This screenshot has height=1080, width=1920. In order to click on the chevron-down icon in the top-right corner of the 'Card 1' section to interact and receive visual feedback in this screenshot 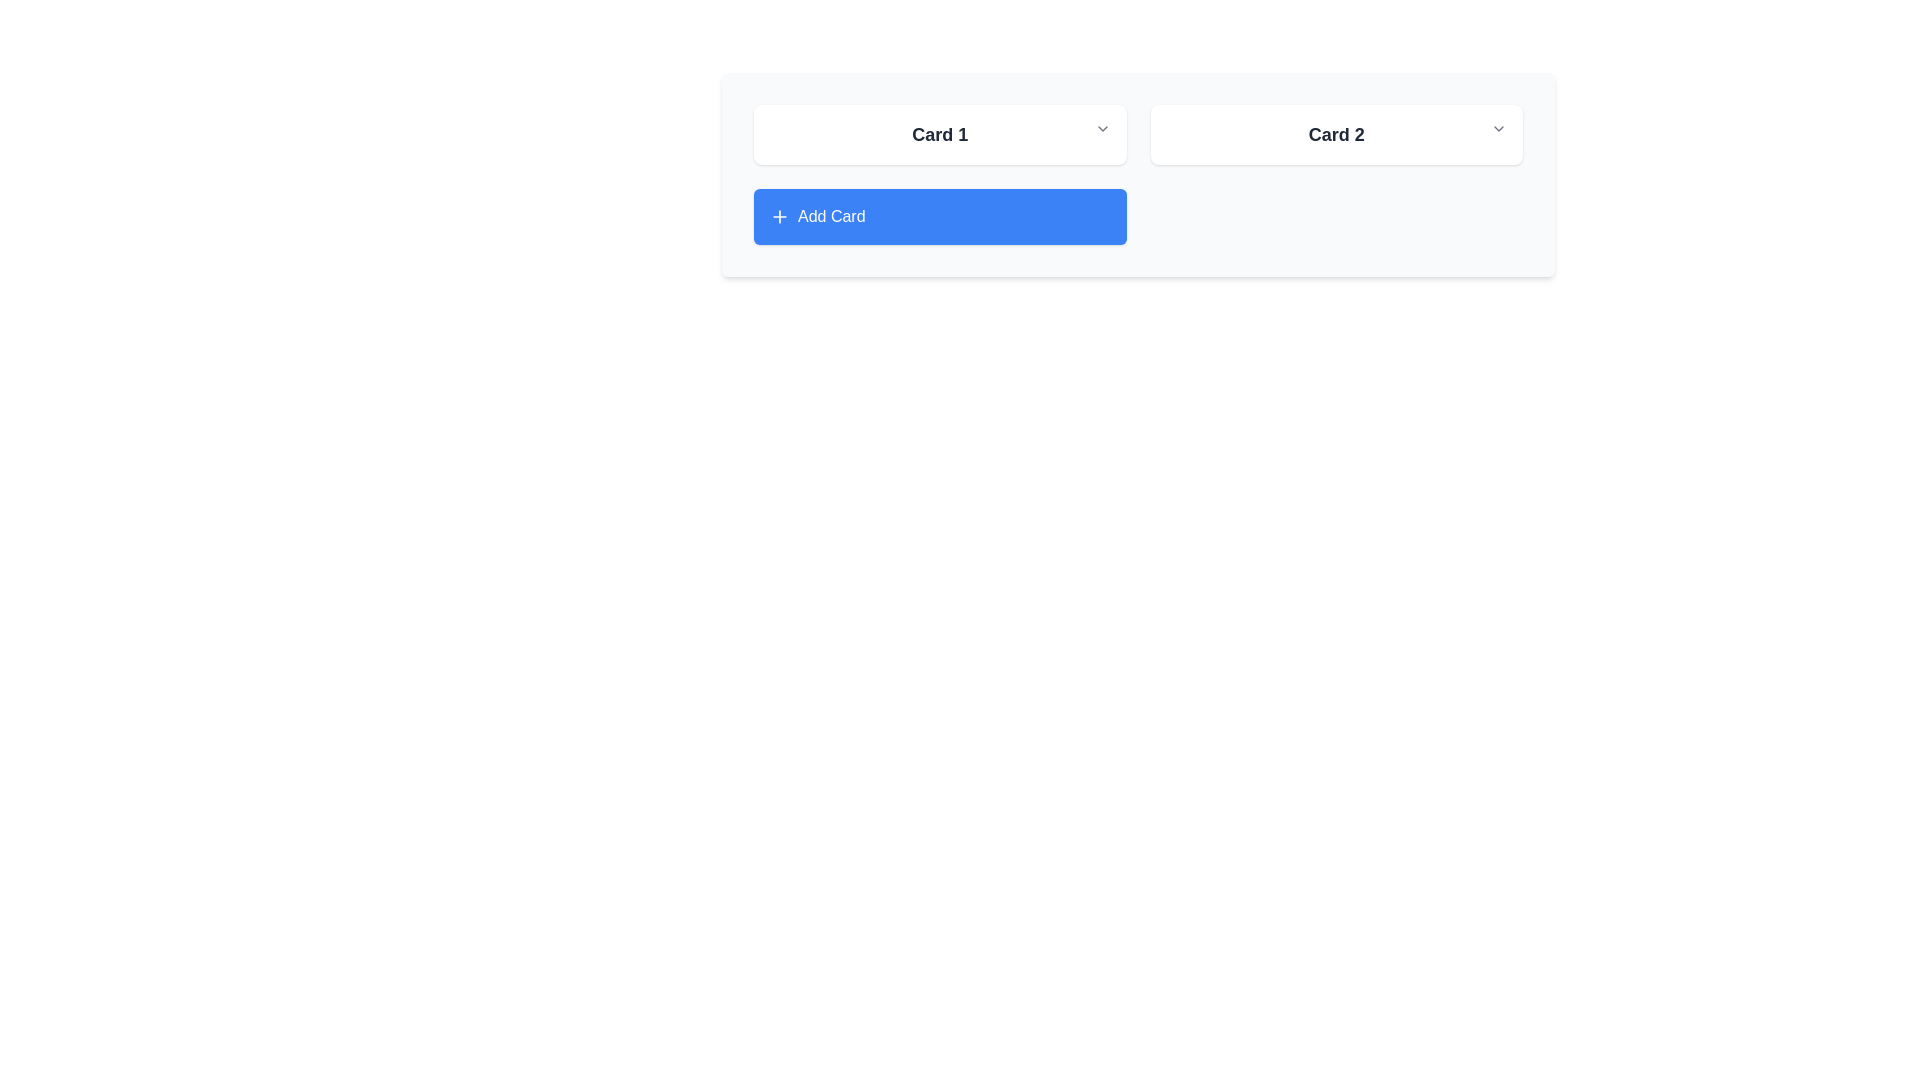, I will do `click(1101, 128)`.